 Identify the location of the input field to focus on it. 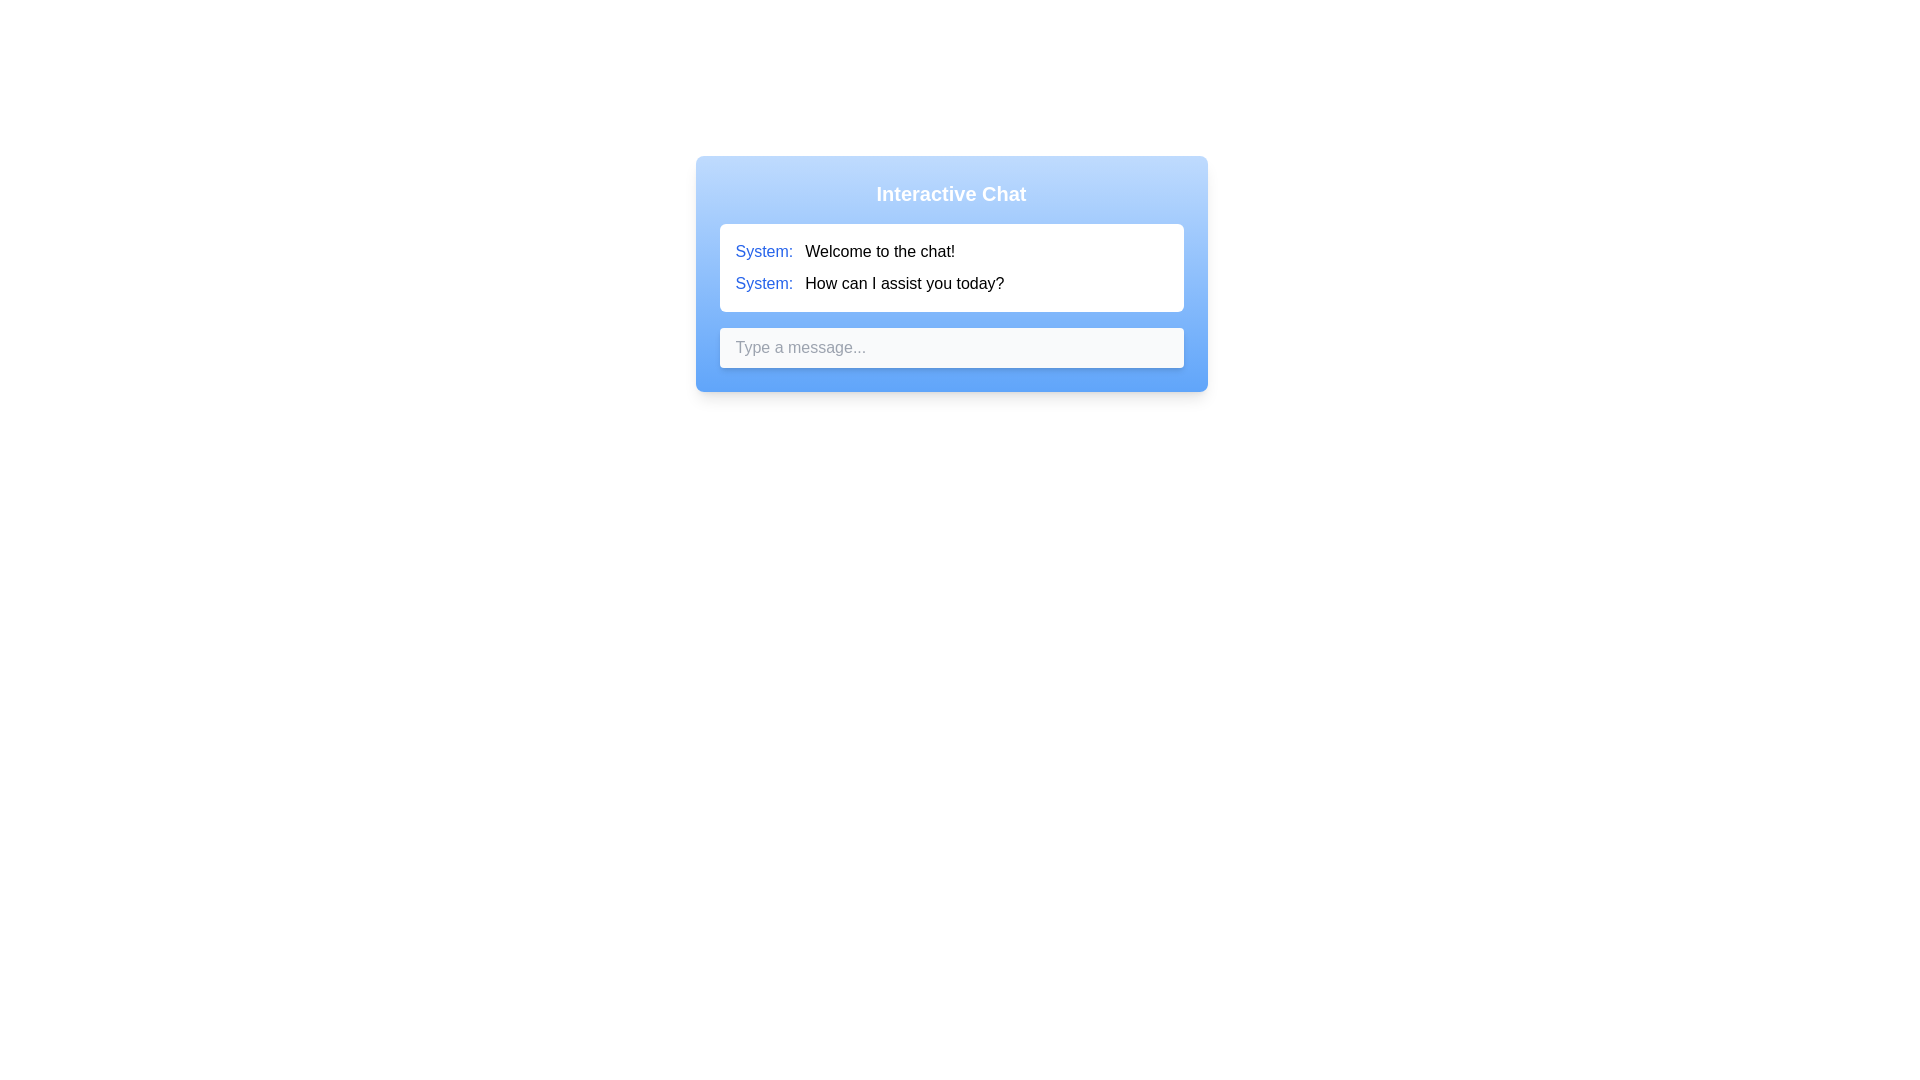
(950, 346).